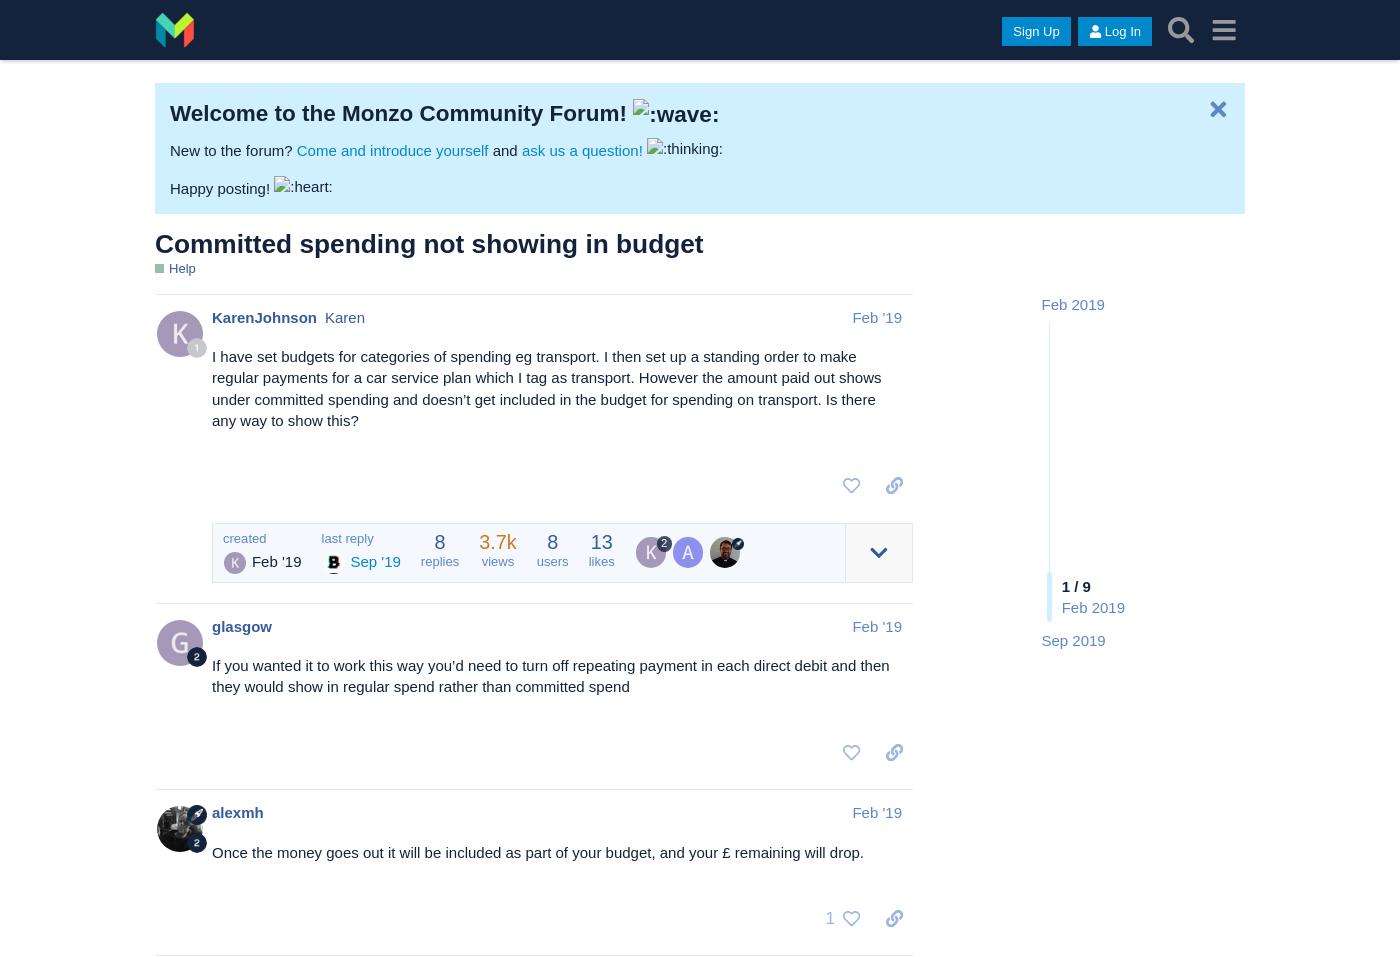 The image size is (1400, 957). What do you see at coordinates (601, 540) in the screenshot?
I see `'13'` at bounding box center [601, 540].